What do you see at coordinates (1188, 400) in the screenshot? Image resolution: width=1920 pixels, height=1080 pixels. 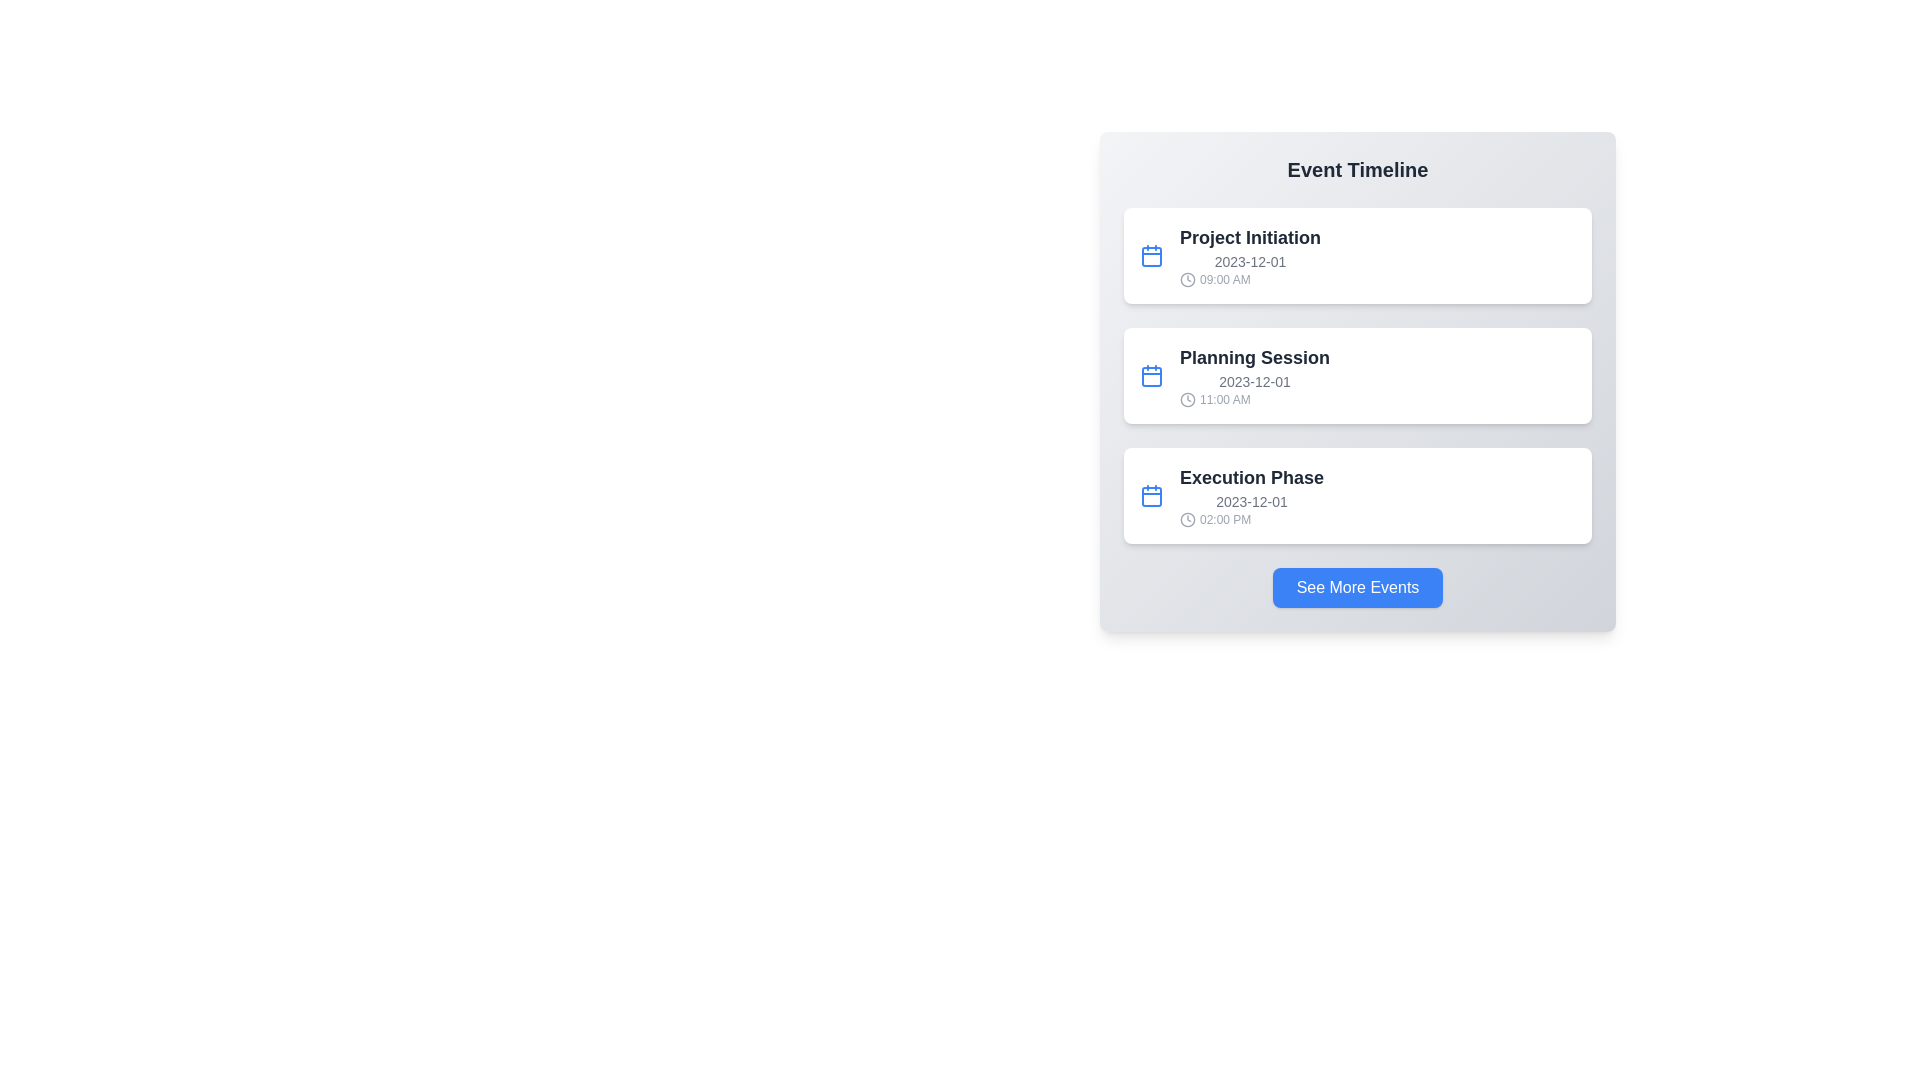 I see `the clock icon associated with the Planning Session event` at bounding box center [1188, 400].